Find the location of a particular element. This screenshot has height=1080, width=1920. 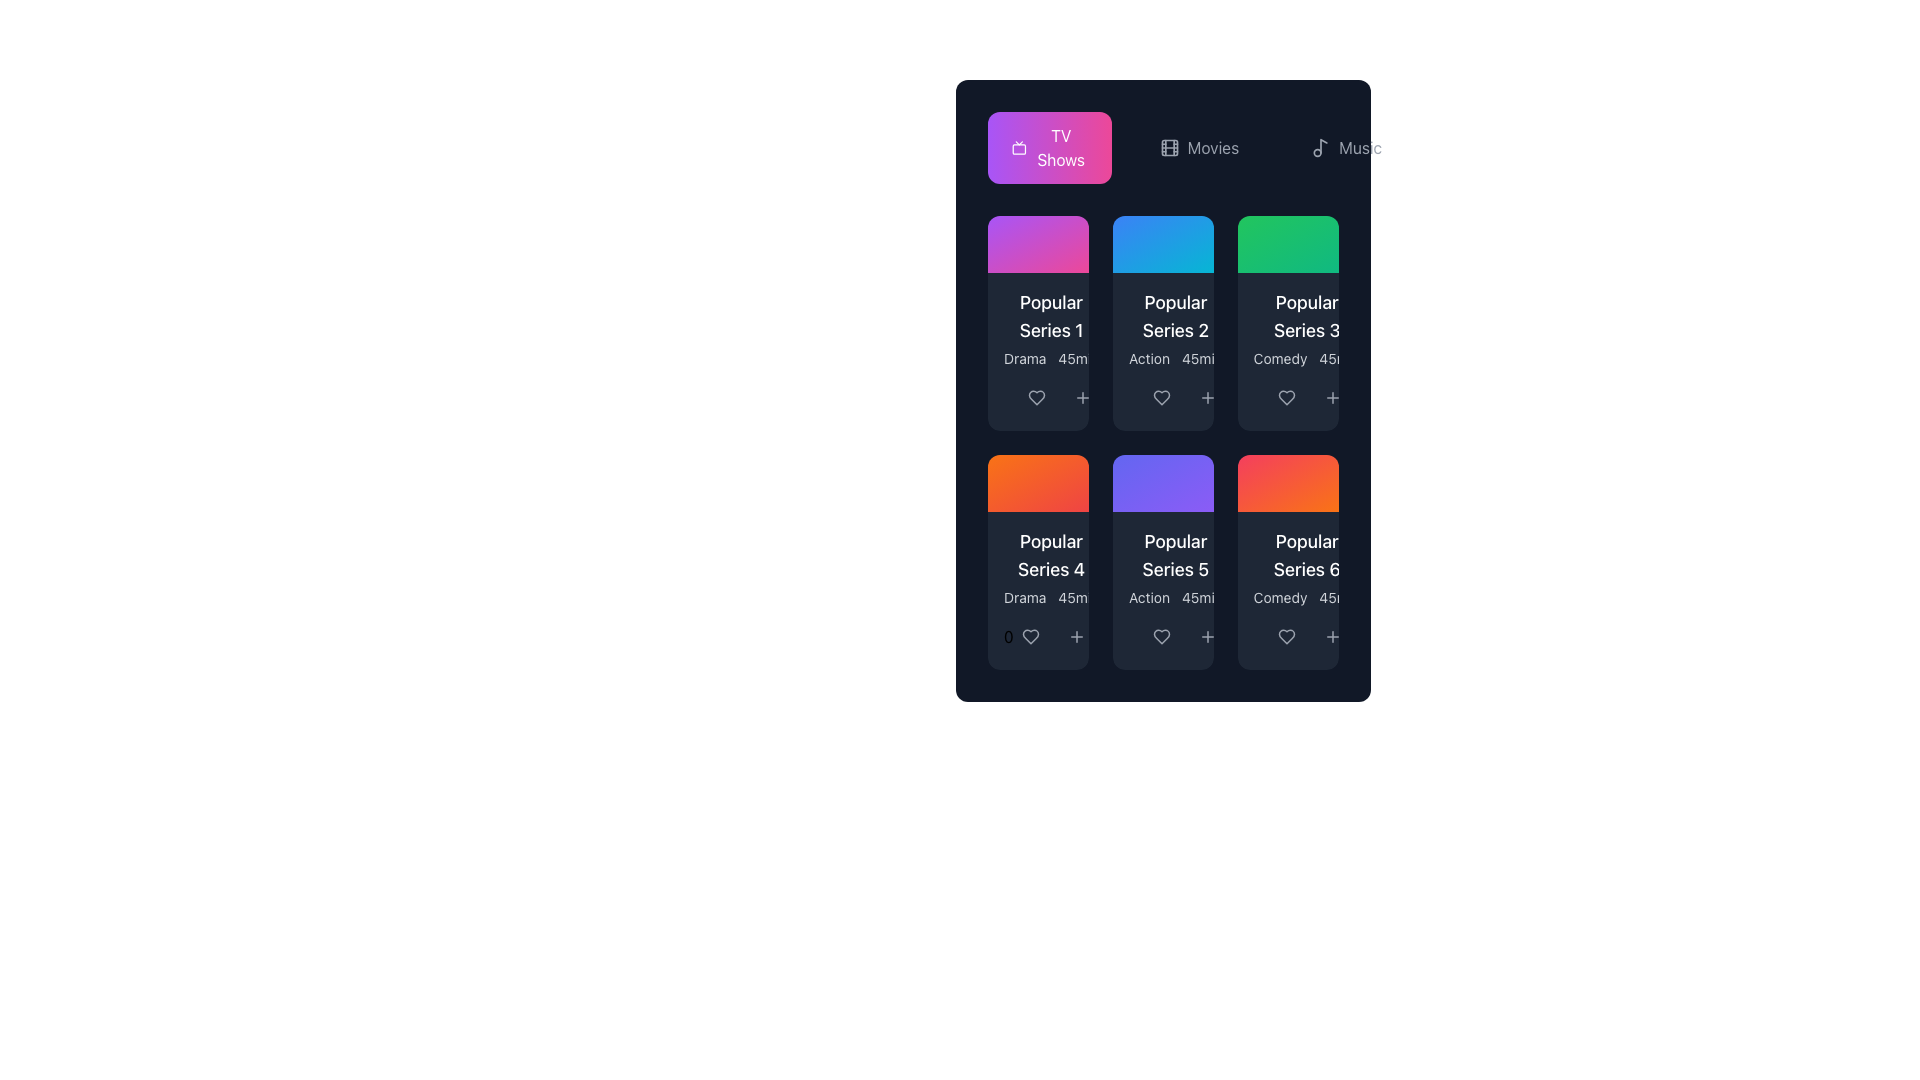

the share icon for 'Popular Series 5' is located at coordinates (1122, 636).